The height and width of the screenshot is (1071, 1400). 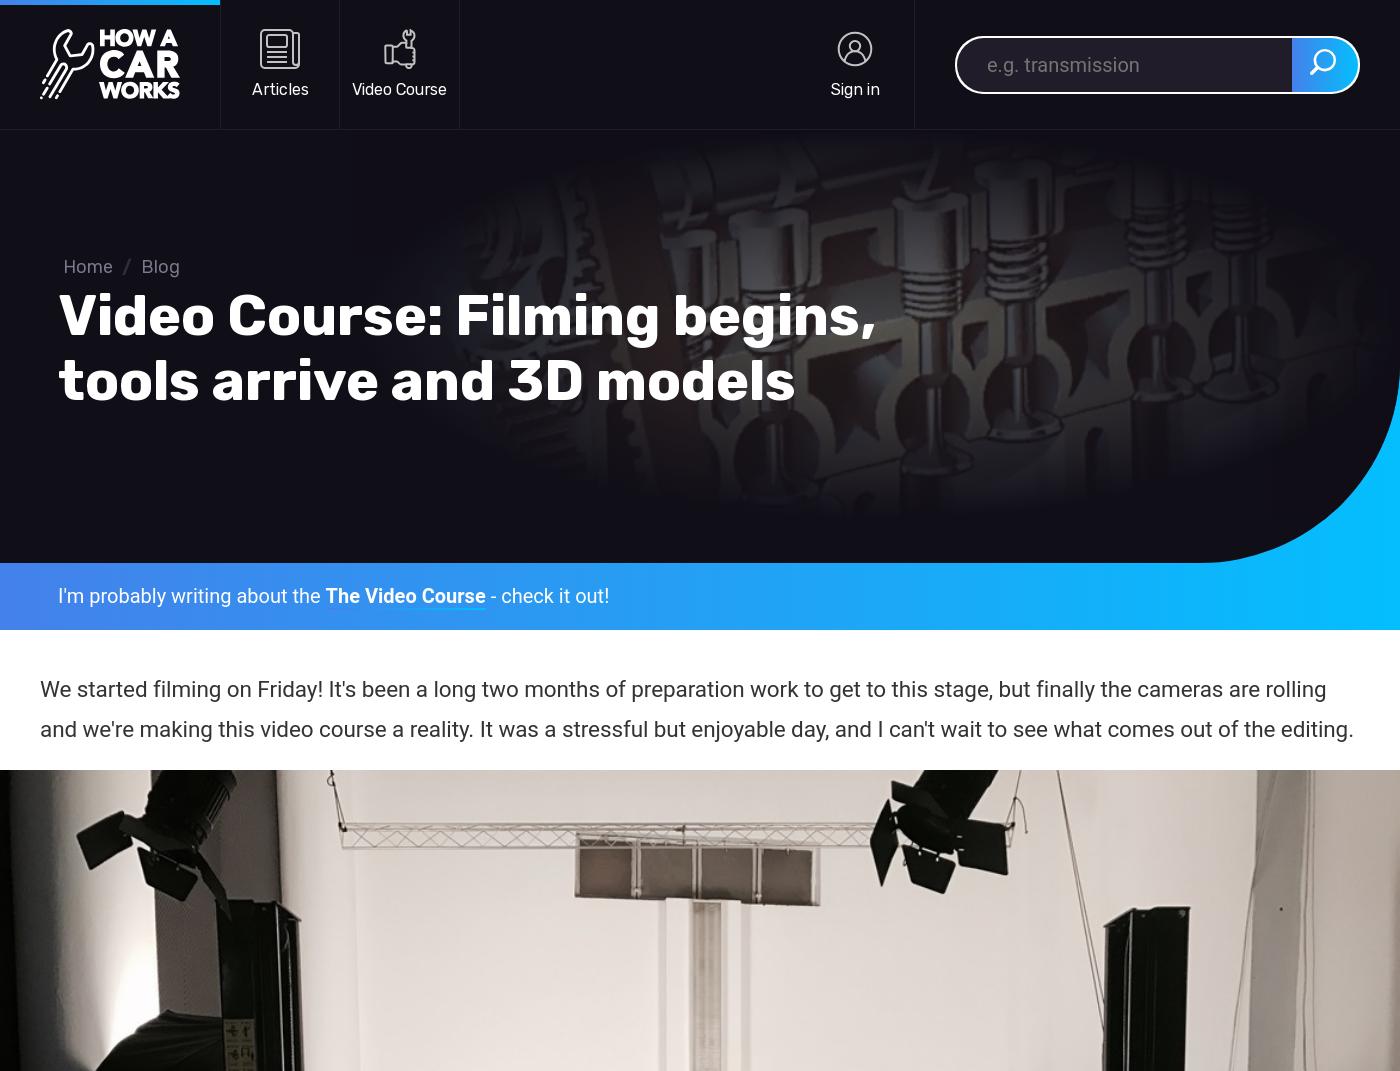 What do you see at coordinates (63, 267) in the screenshot?
I see `'Home'` at bounding box center [63, 267].